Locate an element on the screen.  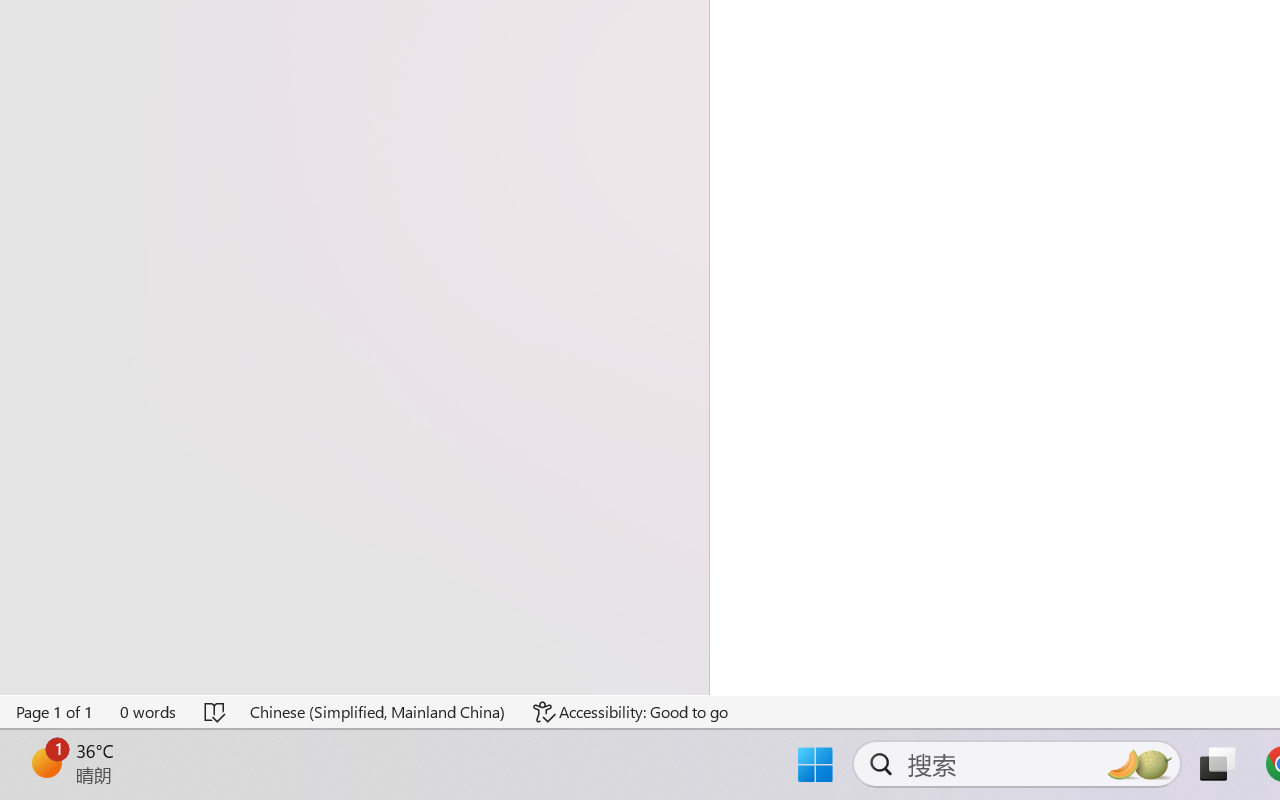
'Language Chinese (Simplified, Mainland China)' is located at coordinates (378, 711).